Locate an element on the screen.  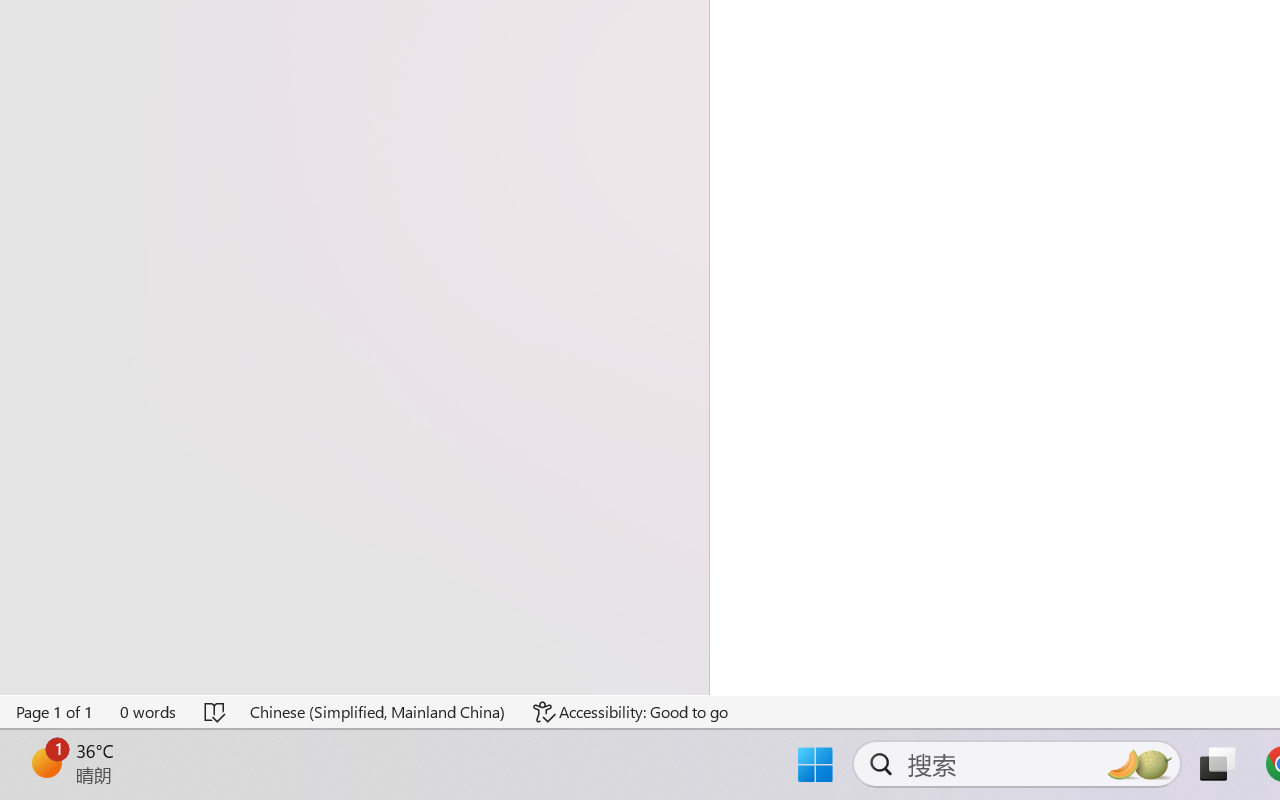
'Language Chinese (Simplified, Mainland China)' is located at coordinates (378, 711).